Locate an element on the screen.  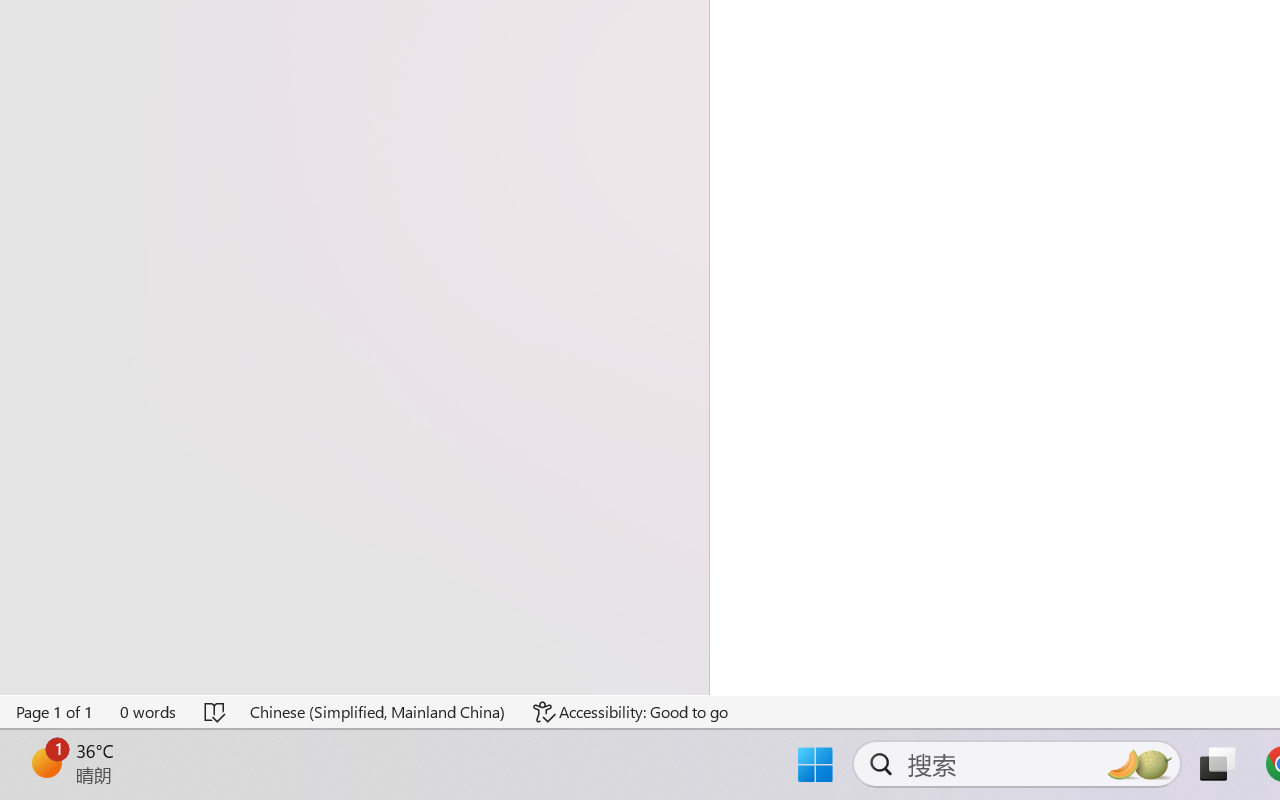
'Language Chinese (Simplified, Mainland China)' is located at coordinates (378, 711).